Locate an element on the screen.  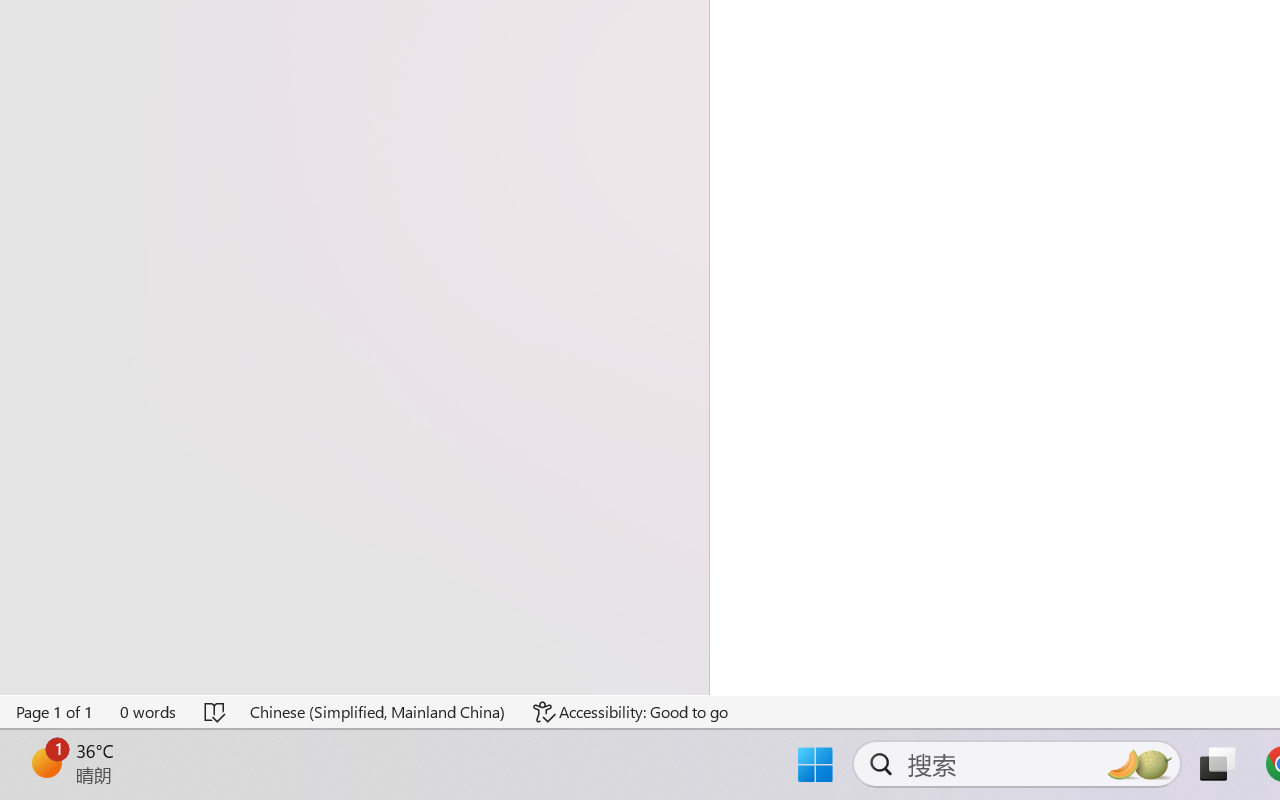
'Language Chinese (Simplified, Mainland China)' is located at coordinates (378, 711).